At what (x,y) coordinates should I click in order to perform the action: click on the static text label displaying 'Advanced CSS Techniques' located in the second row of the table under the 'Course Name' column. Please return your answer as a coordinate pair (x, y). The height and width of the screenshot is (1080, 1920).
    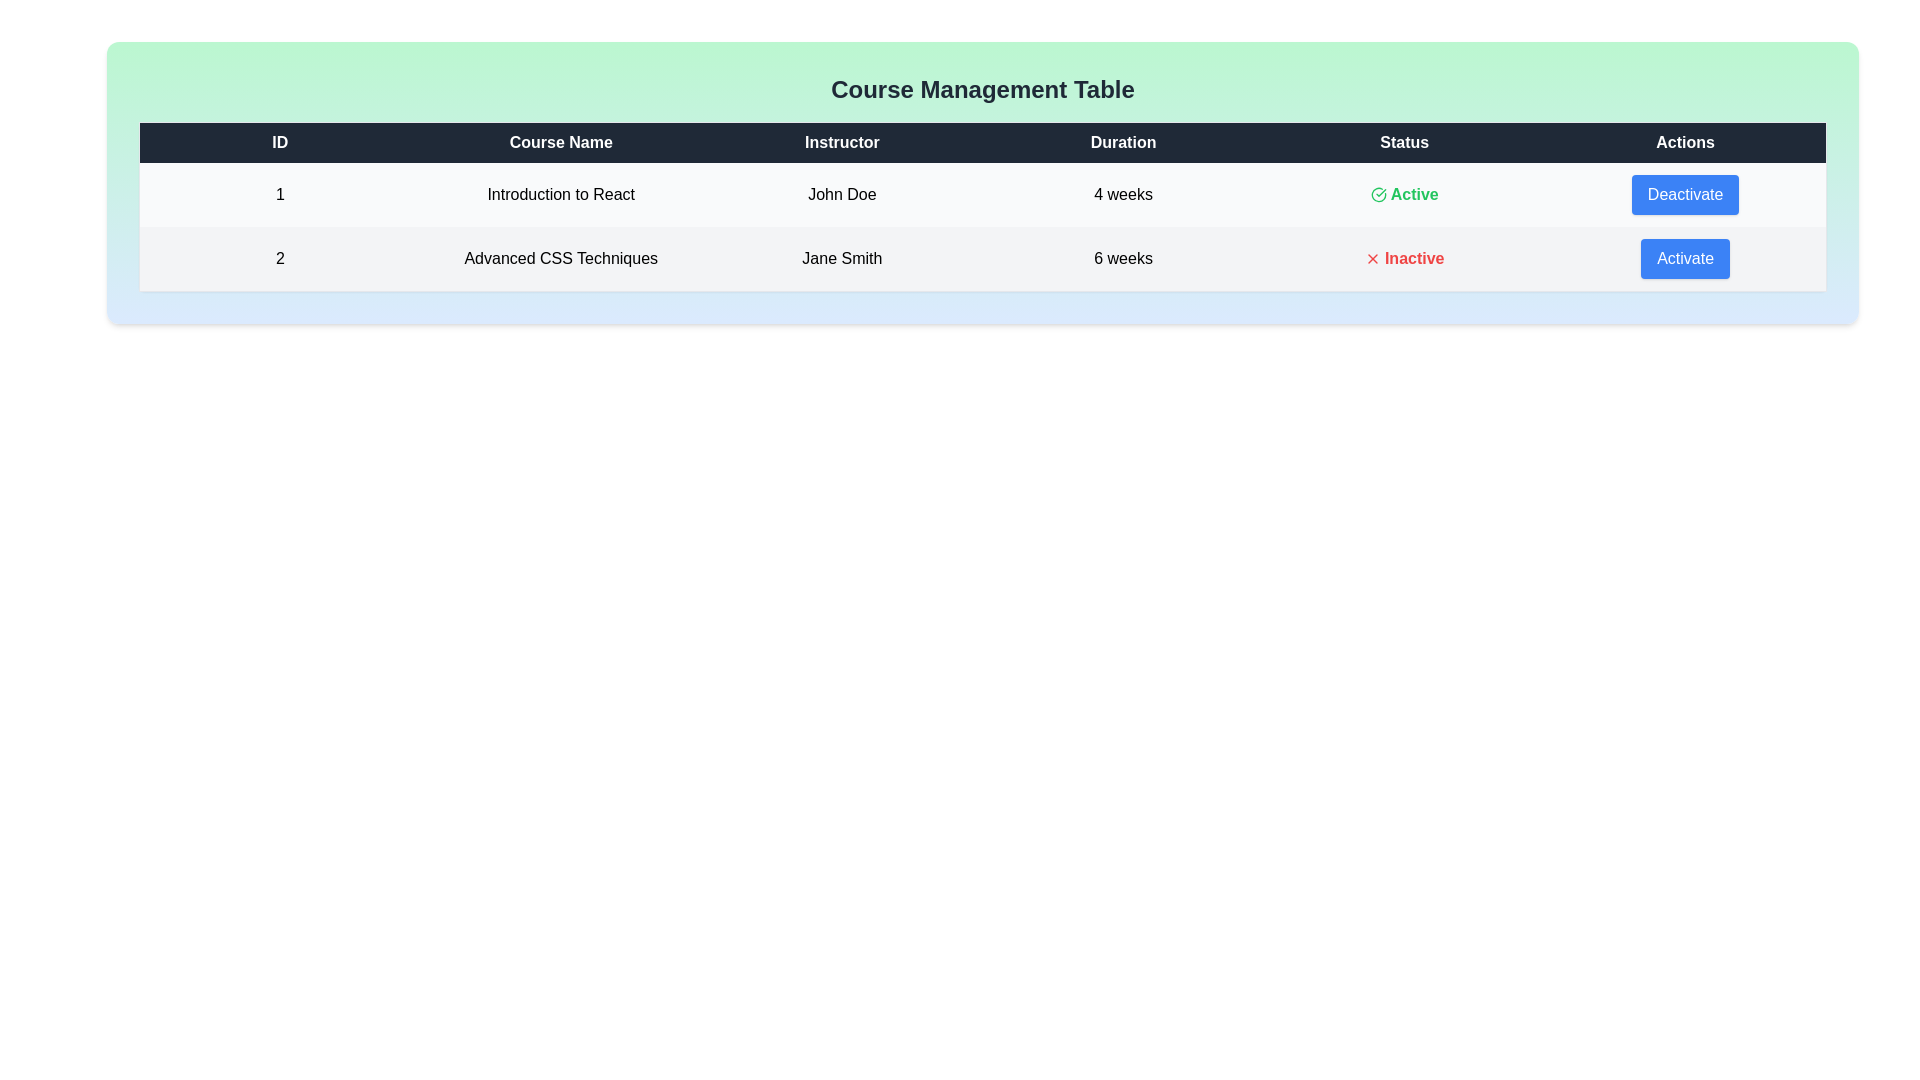
    Looking at the image, I should click on (560, 258).